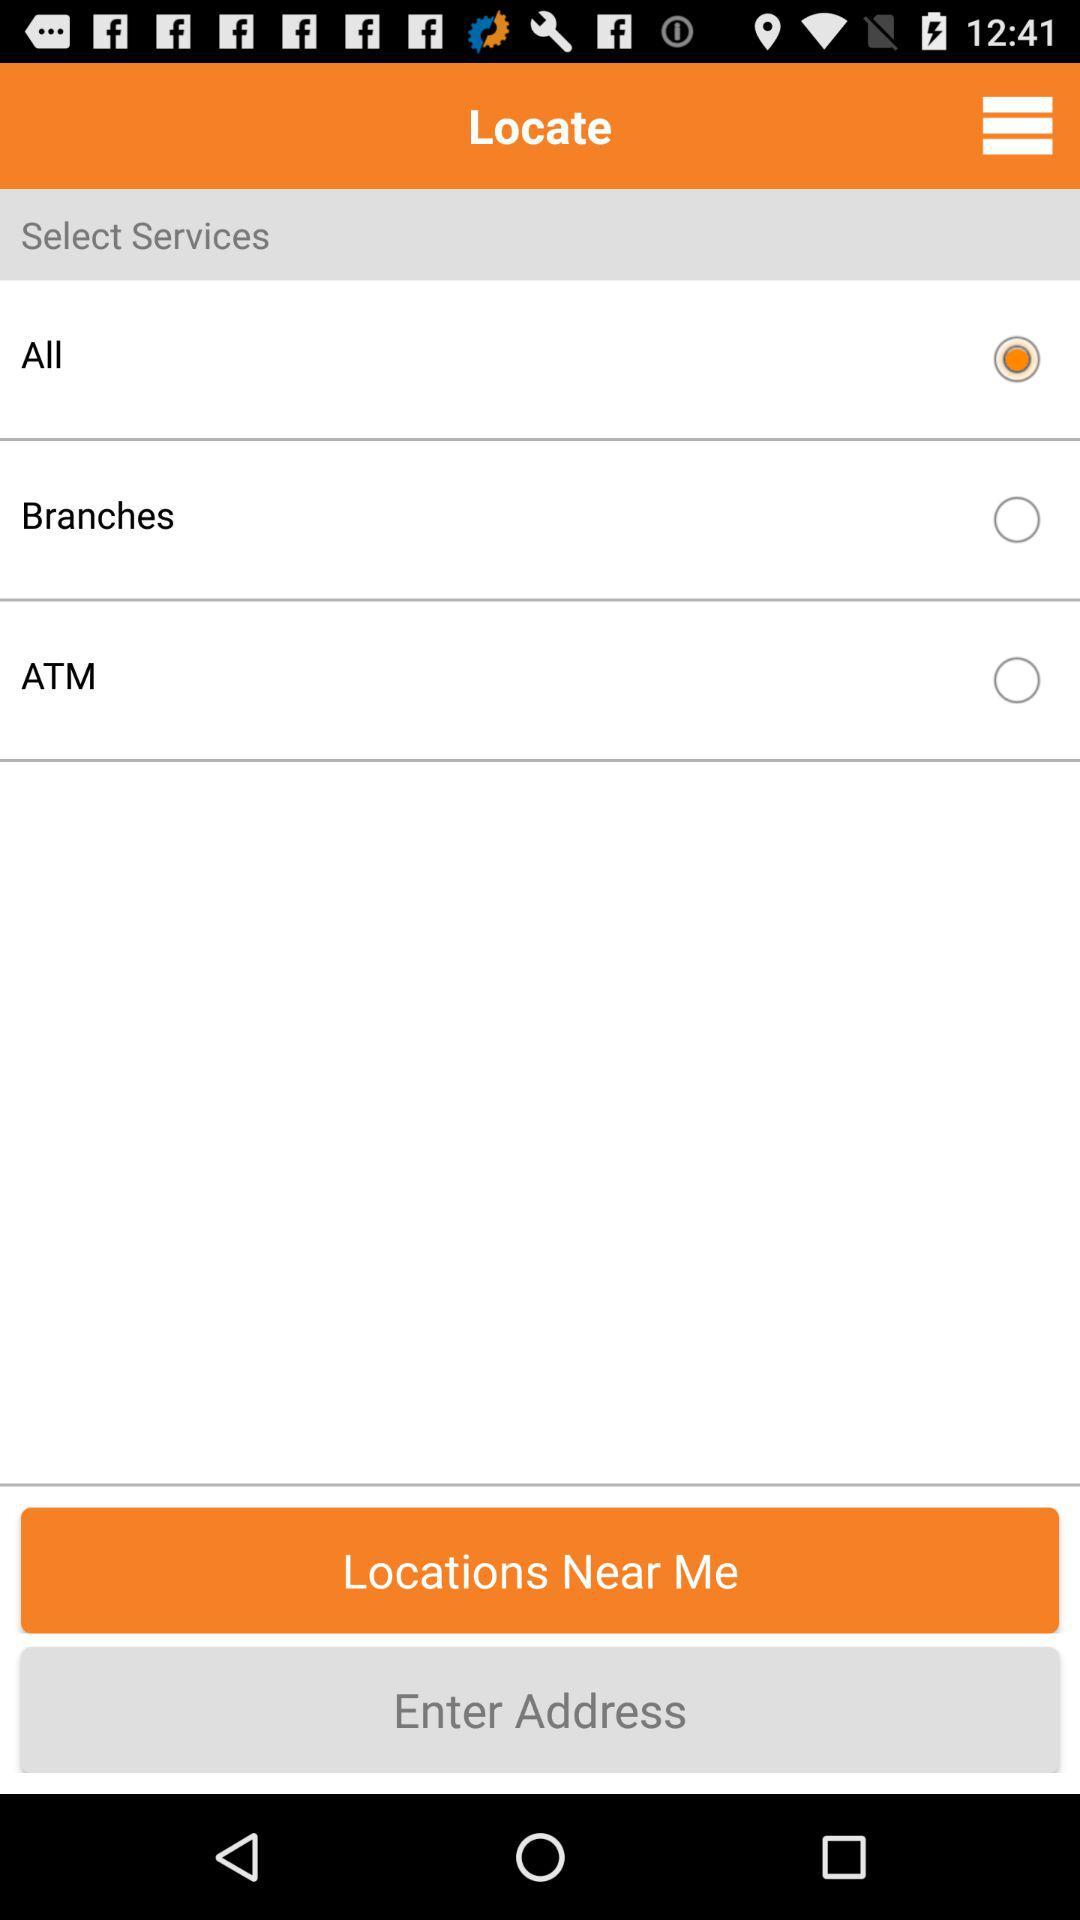  Describe the element at coordinates (1017, 124) in the screenshot. I see `the icon to the right of the locate` at that location.